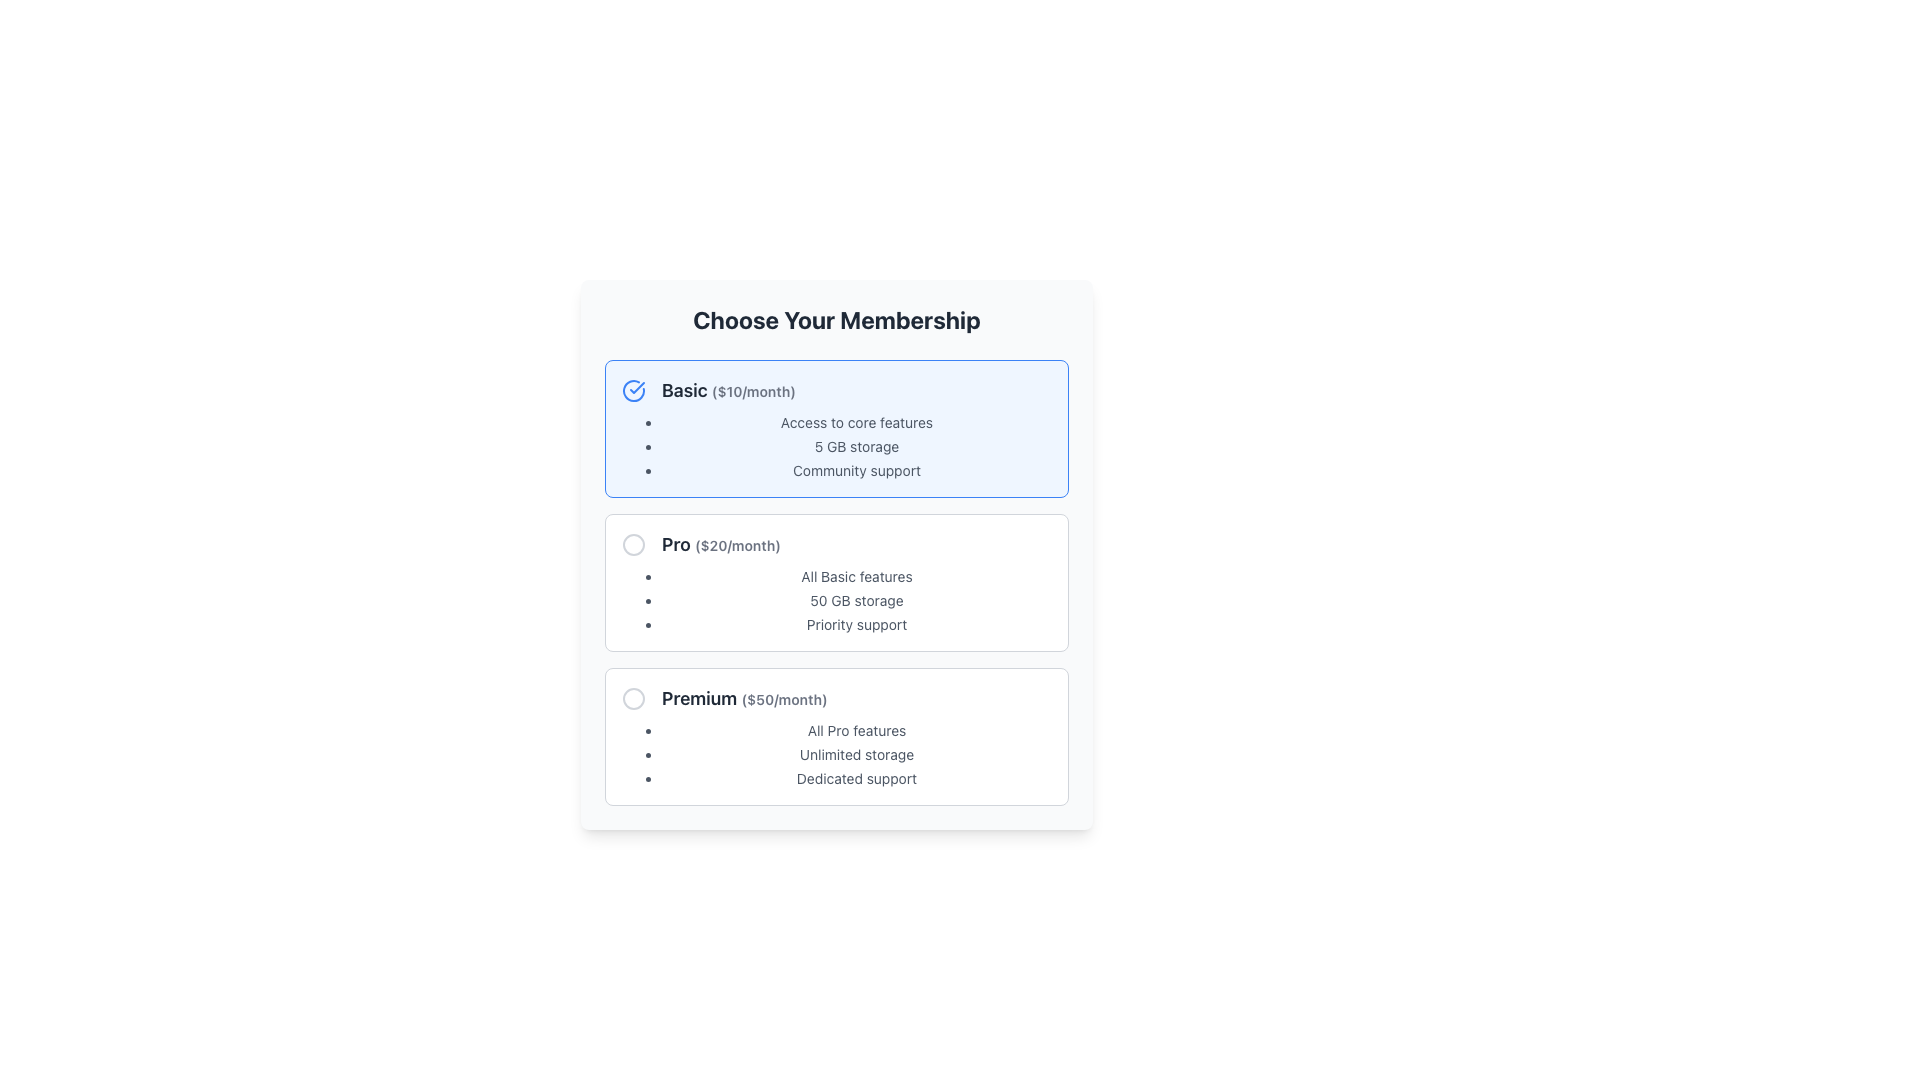 This screenshot has width=1920, height=1080. What do you see at coordinates (632, 544) in the screenshot?
I see `the SVG circle graphic located centrally within the 'Pro' membership section, which is the second choice in the vertical stack of membership options` at bounding box center [632, 544].